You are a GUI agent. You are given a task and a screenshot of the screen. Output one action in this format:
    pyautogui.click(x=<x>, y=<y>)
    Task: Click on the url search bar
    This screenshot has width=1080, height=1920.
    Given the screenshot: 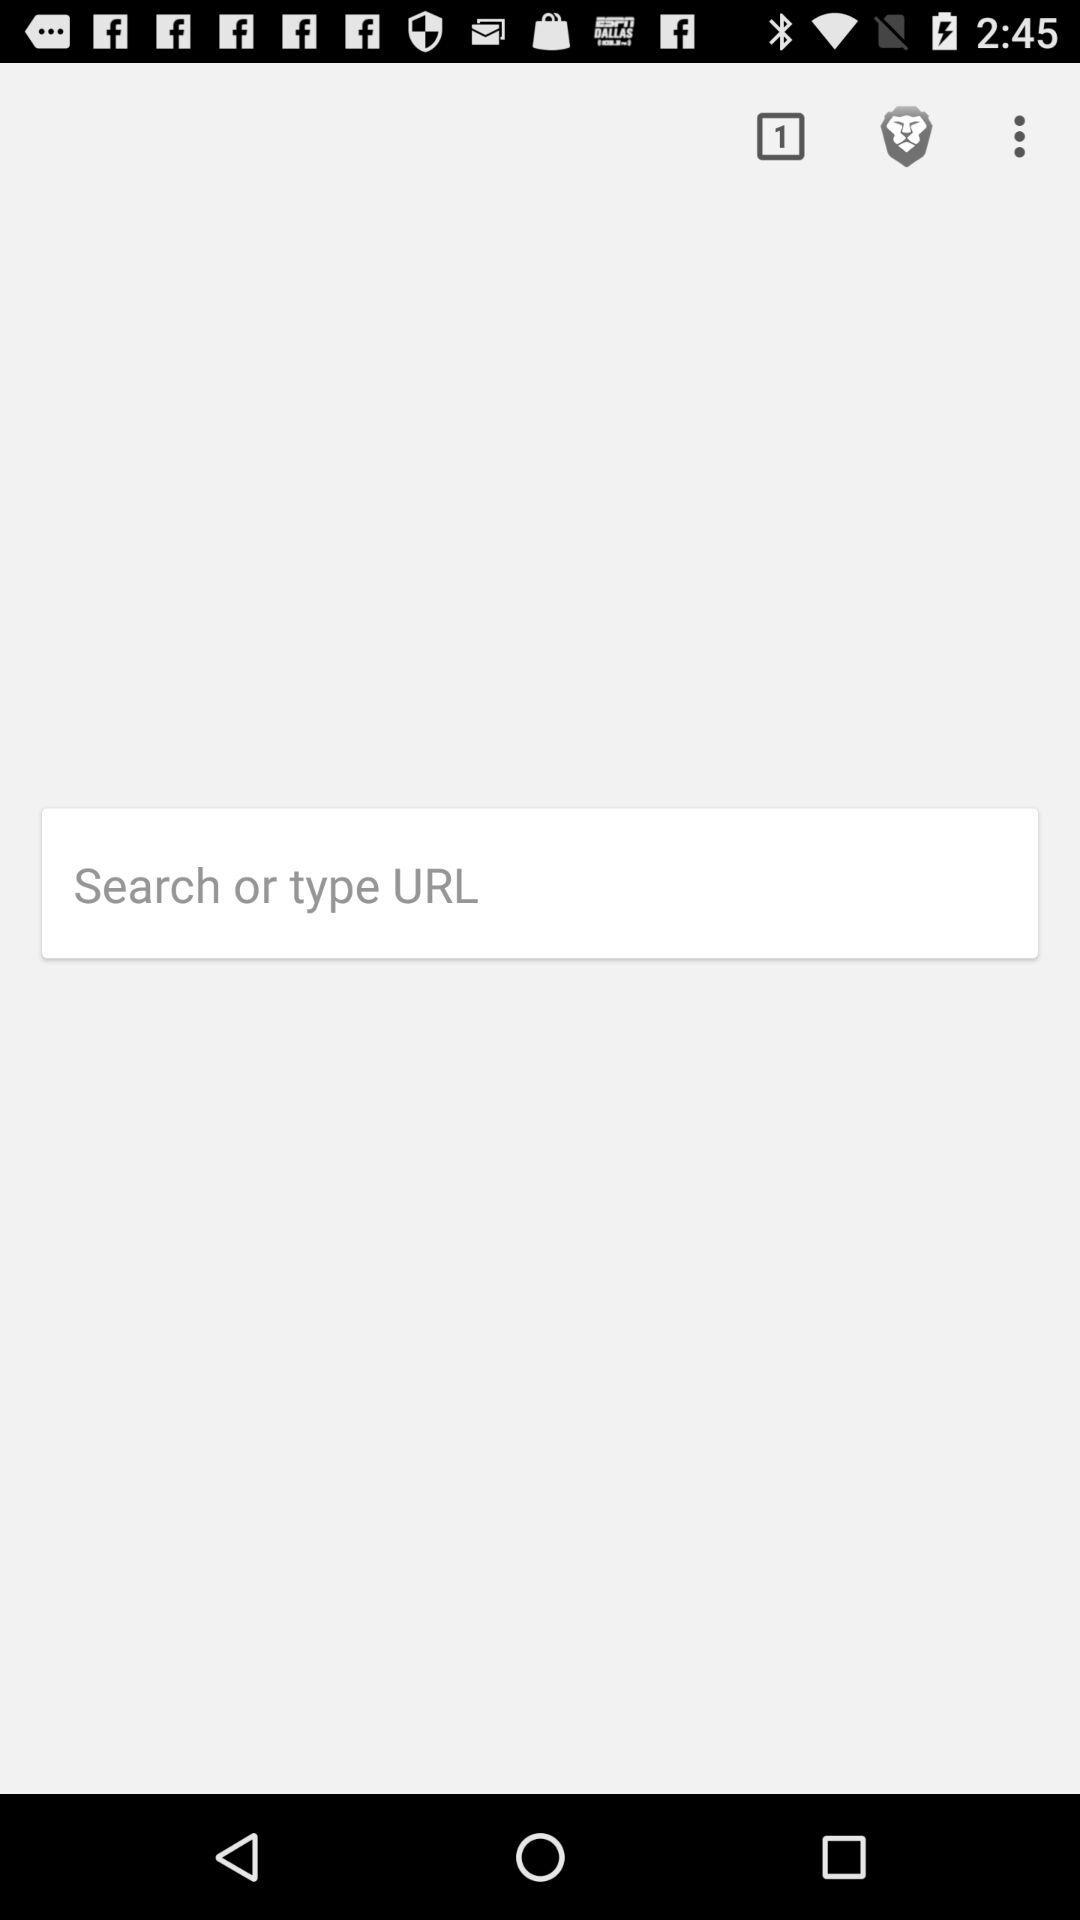 What is the action you would take?
    pyautogui.click(x=555, y=883)
    